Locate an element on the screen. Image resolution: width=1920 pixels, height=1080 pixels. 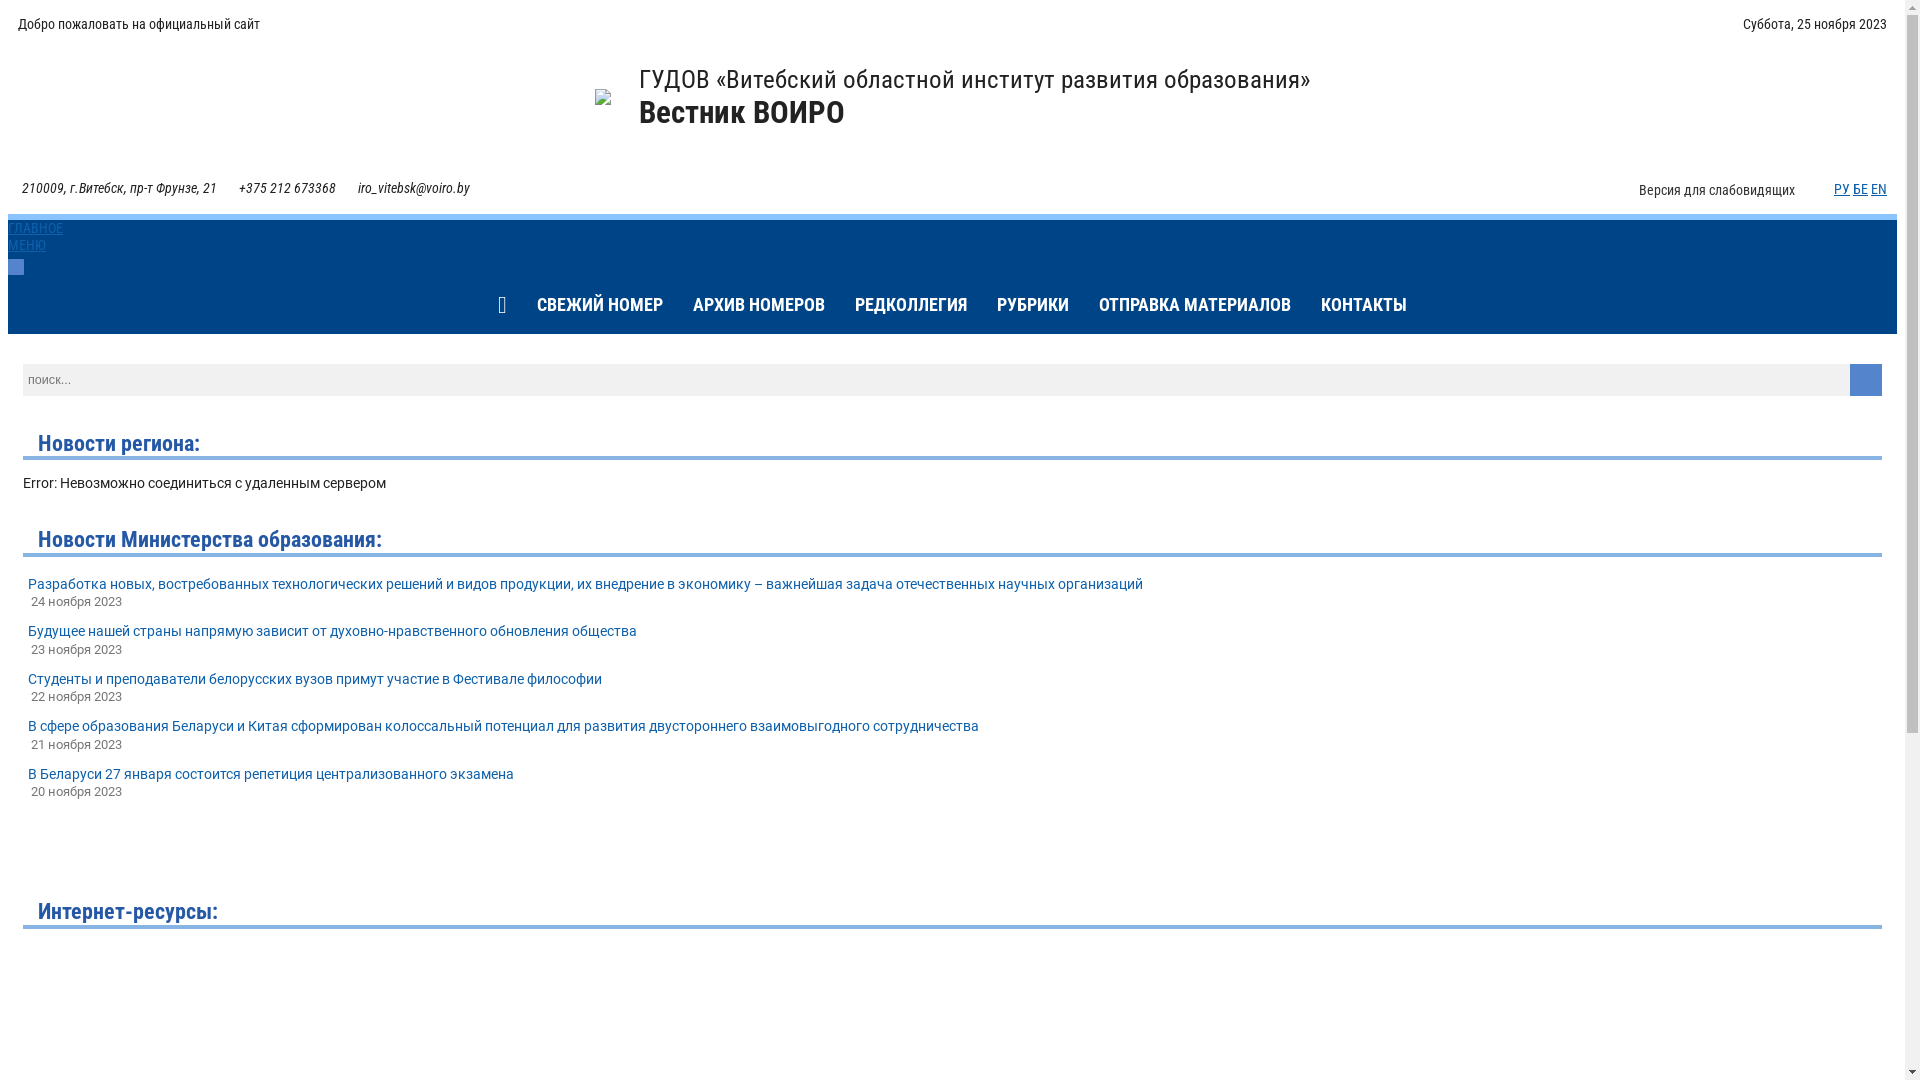
'EN' is located at coordinates (1877, 189).